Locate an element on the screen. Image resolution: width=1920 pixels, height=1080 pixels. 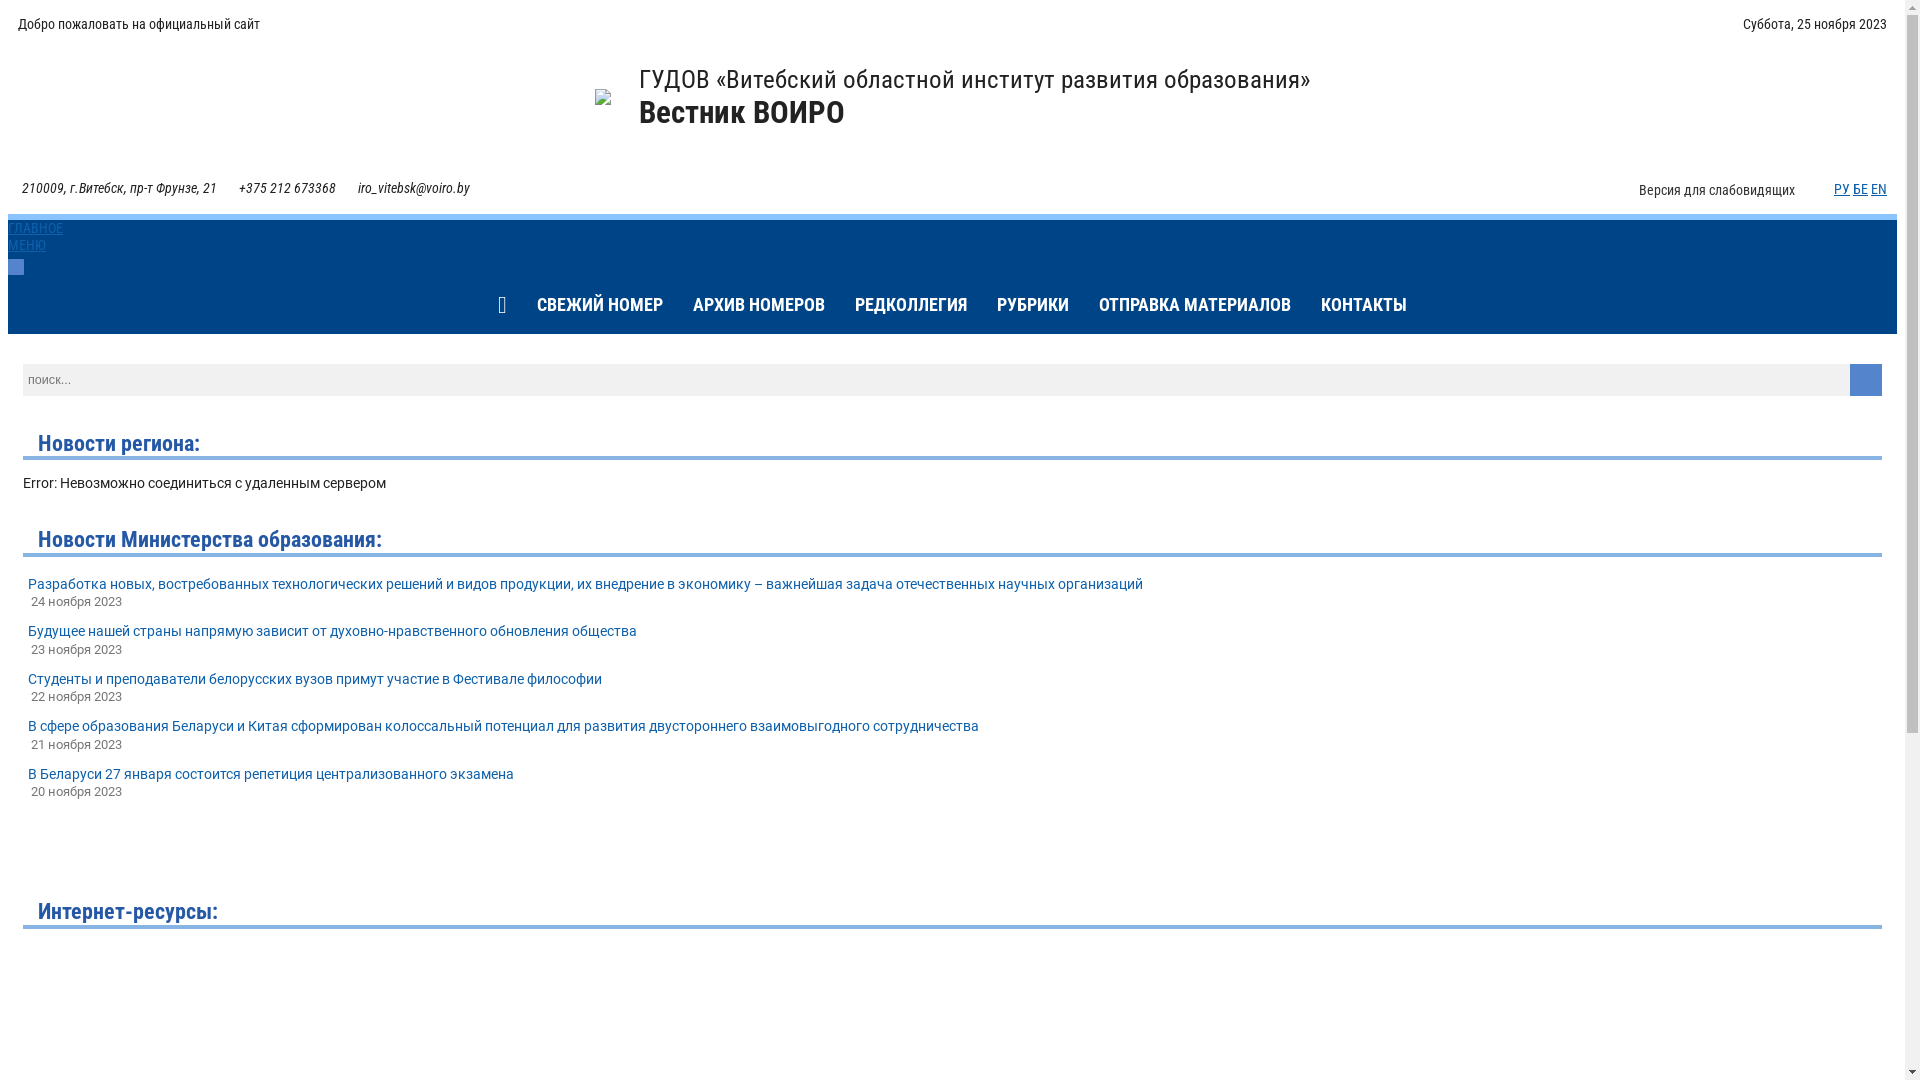
'EN' is located at coordinates (1877, 189).